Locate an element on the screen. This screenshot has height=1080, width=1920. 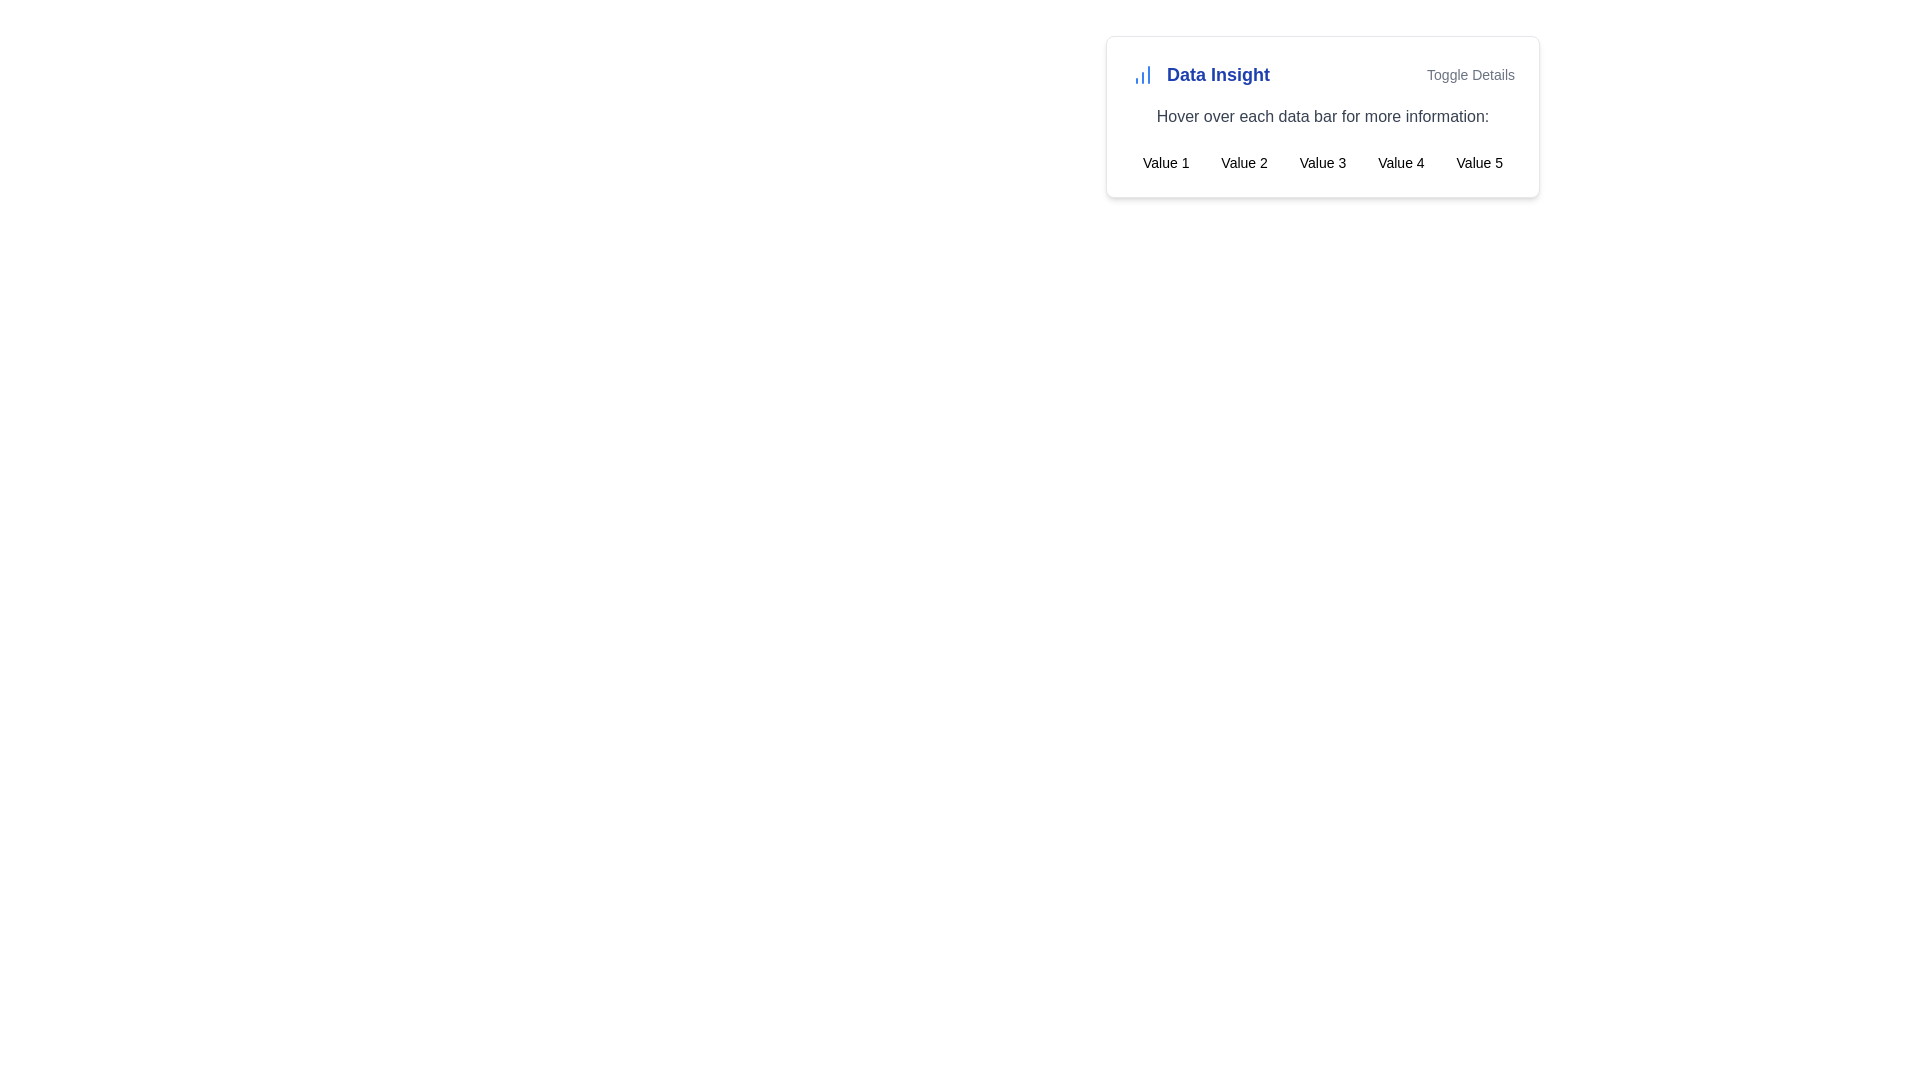
the centrally positioned grid of labeled items below the text 'Hover over each data bar for more information:' is located at coordinates (1323, 157).